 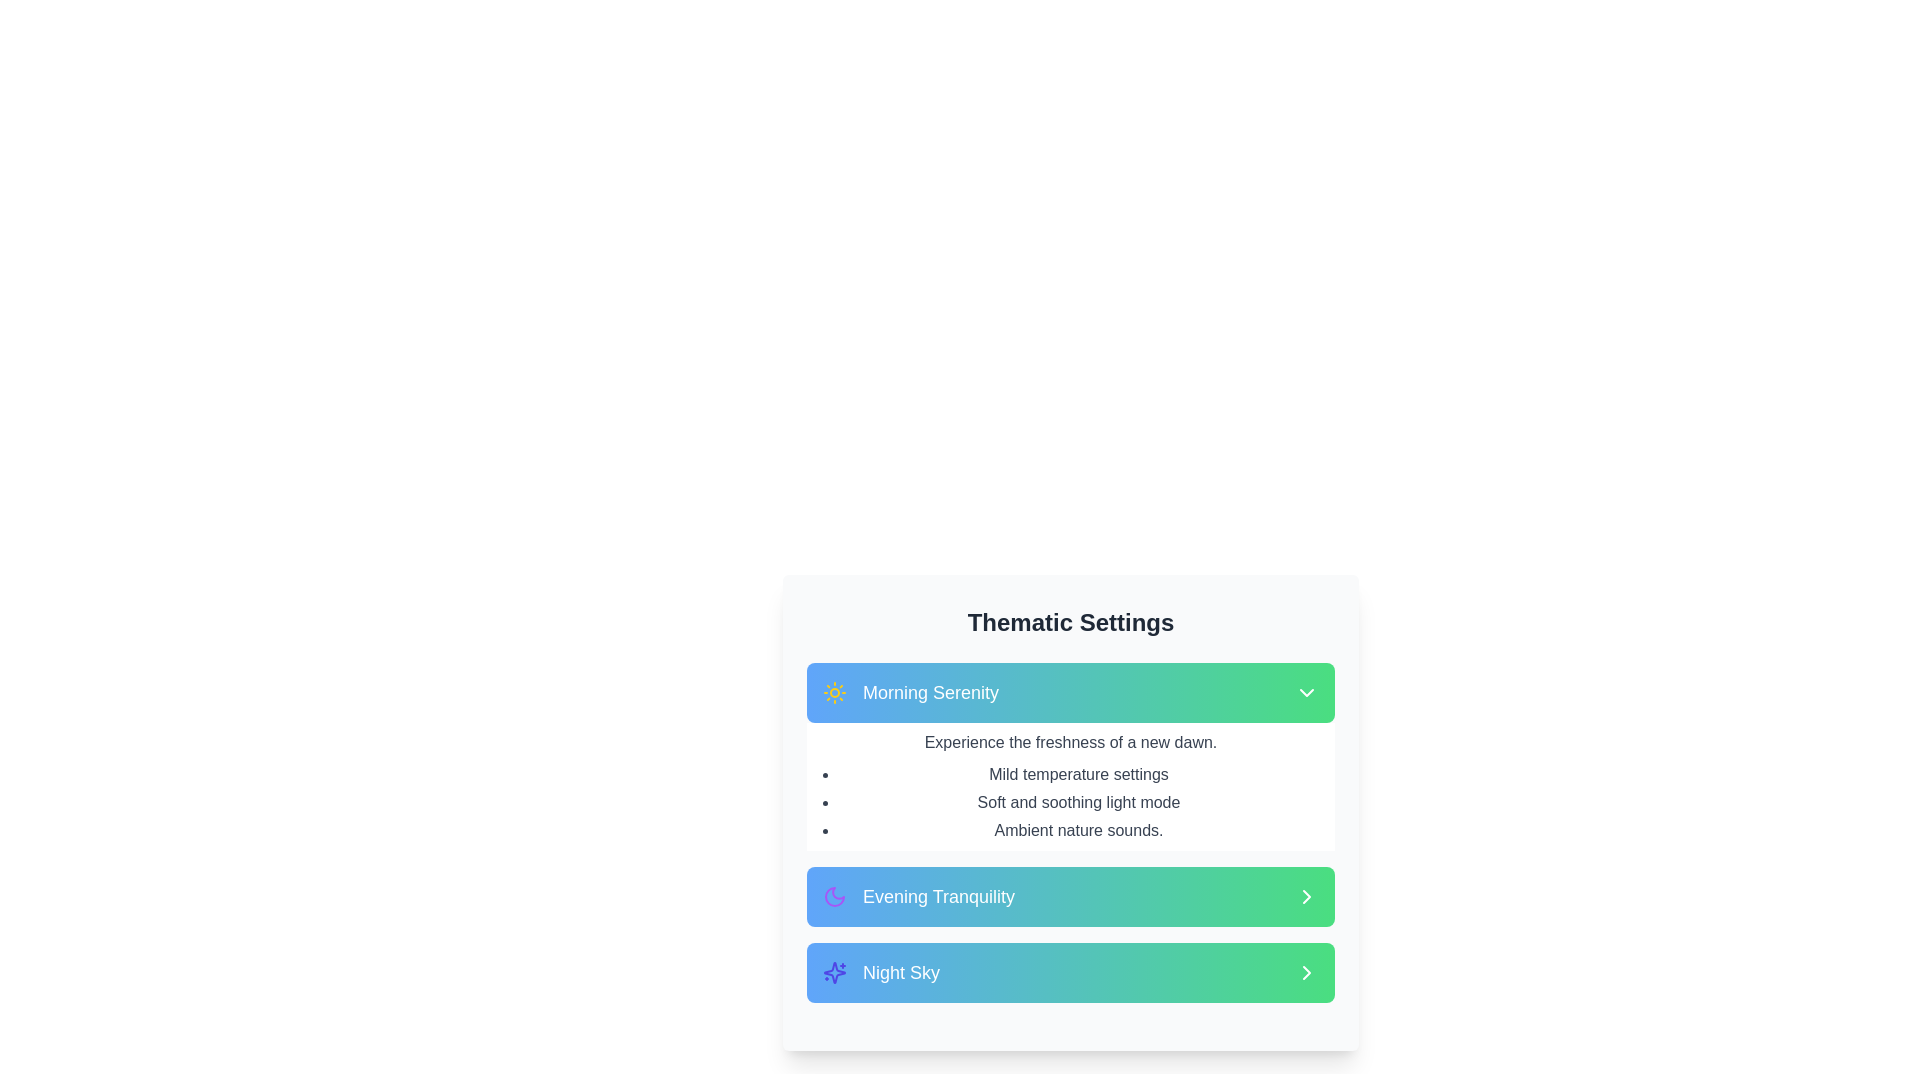 I want to click on the icon indicating the 'Morning Serenity' option located on the left side of the list item, so click(x=835, y=692).